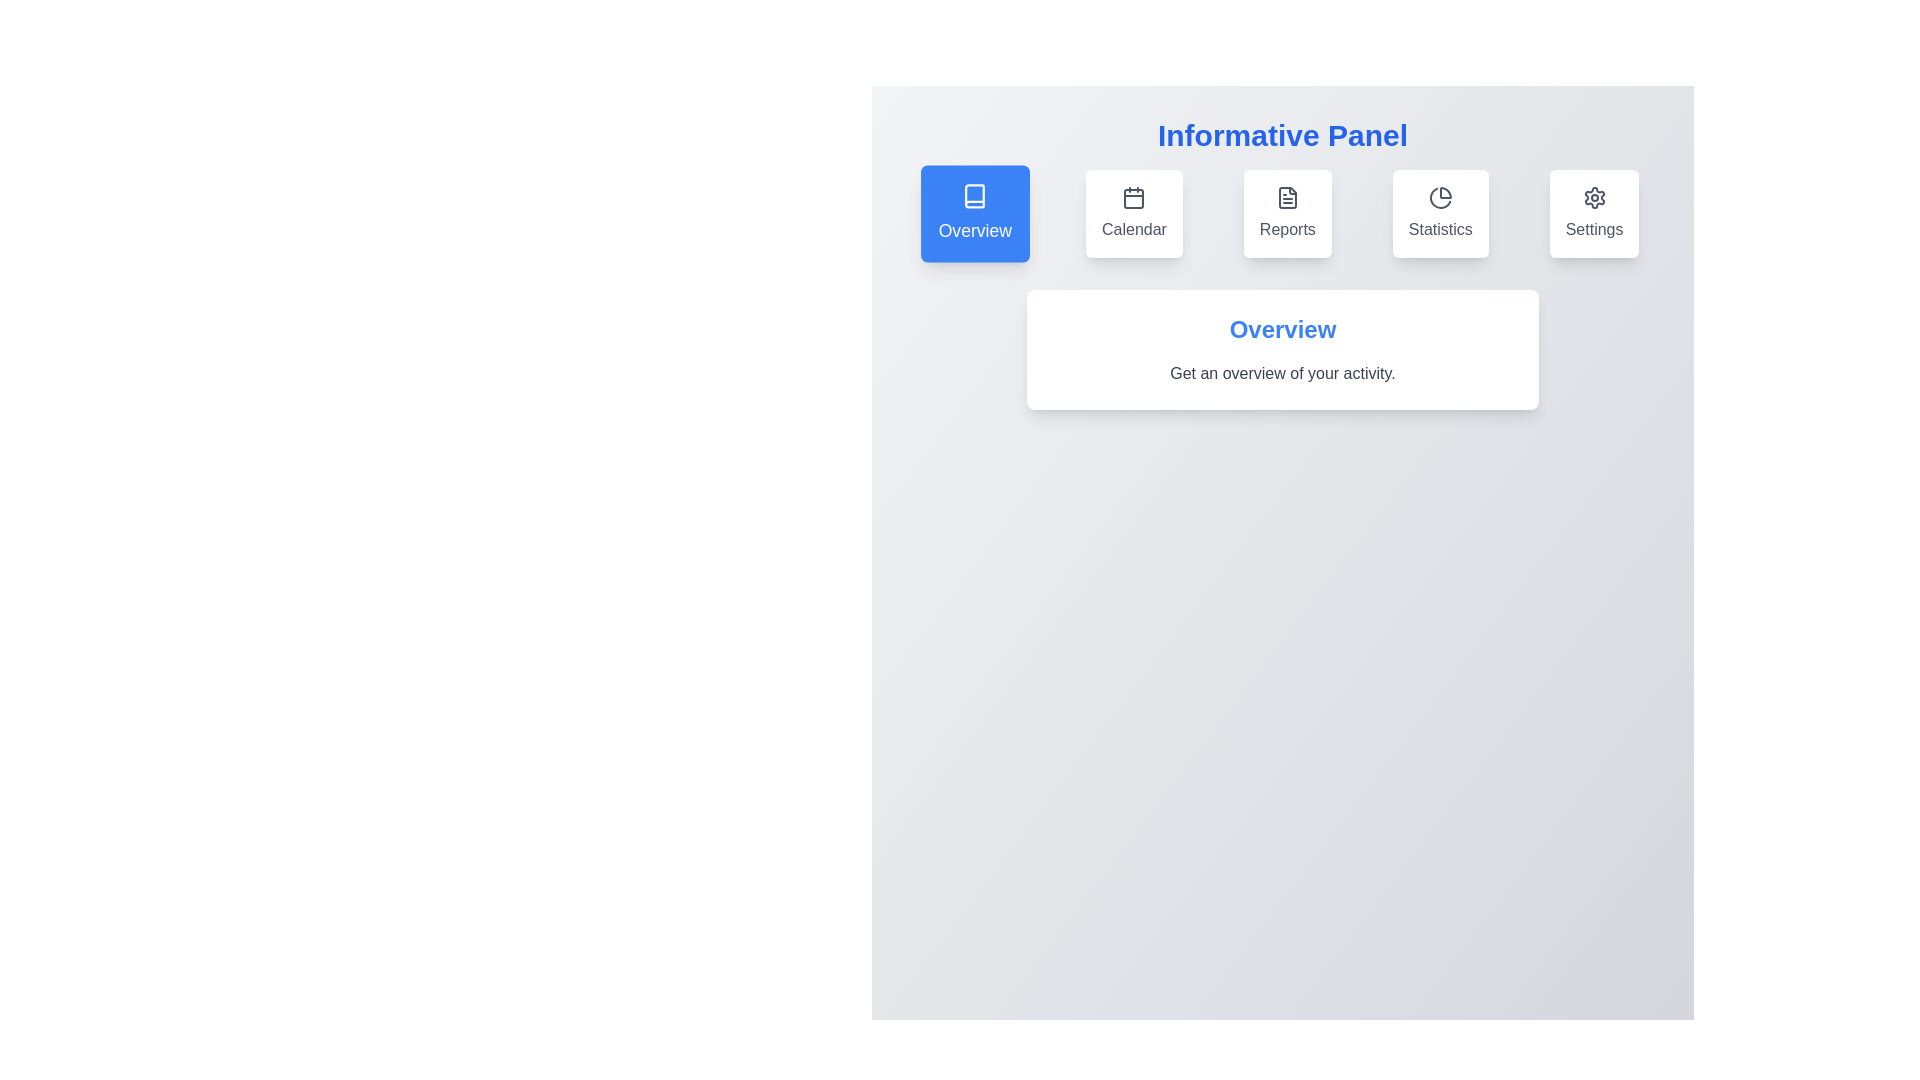  Describe the element at coordinates (1440, 213) in the screenshot. I see `the 'Statistics' button, which is a rectangular card with a white background, gray text, and an icon of a pie chart, positioned as the fourth item in a centrally aligned row` at that location.